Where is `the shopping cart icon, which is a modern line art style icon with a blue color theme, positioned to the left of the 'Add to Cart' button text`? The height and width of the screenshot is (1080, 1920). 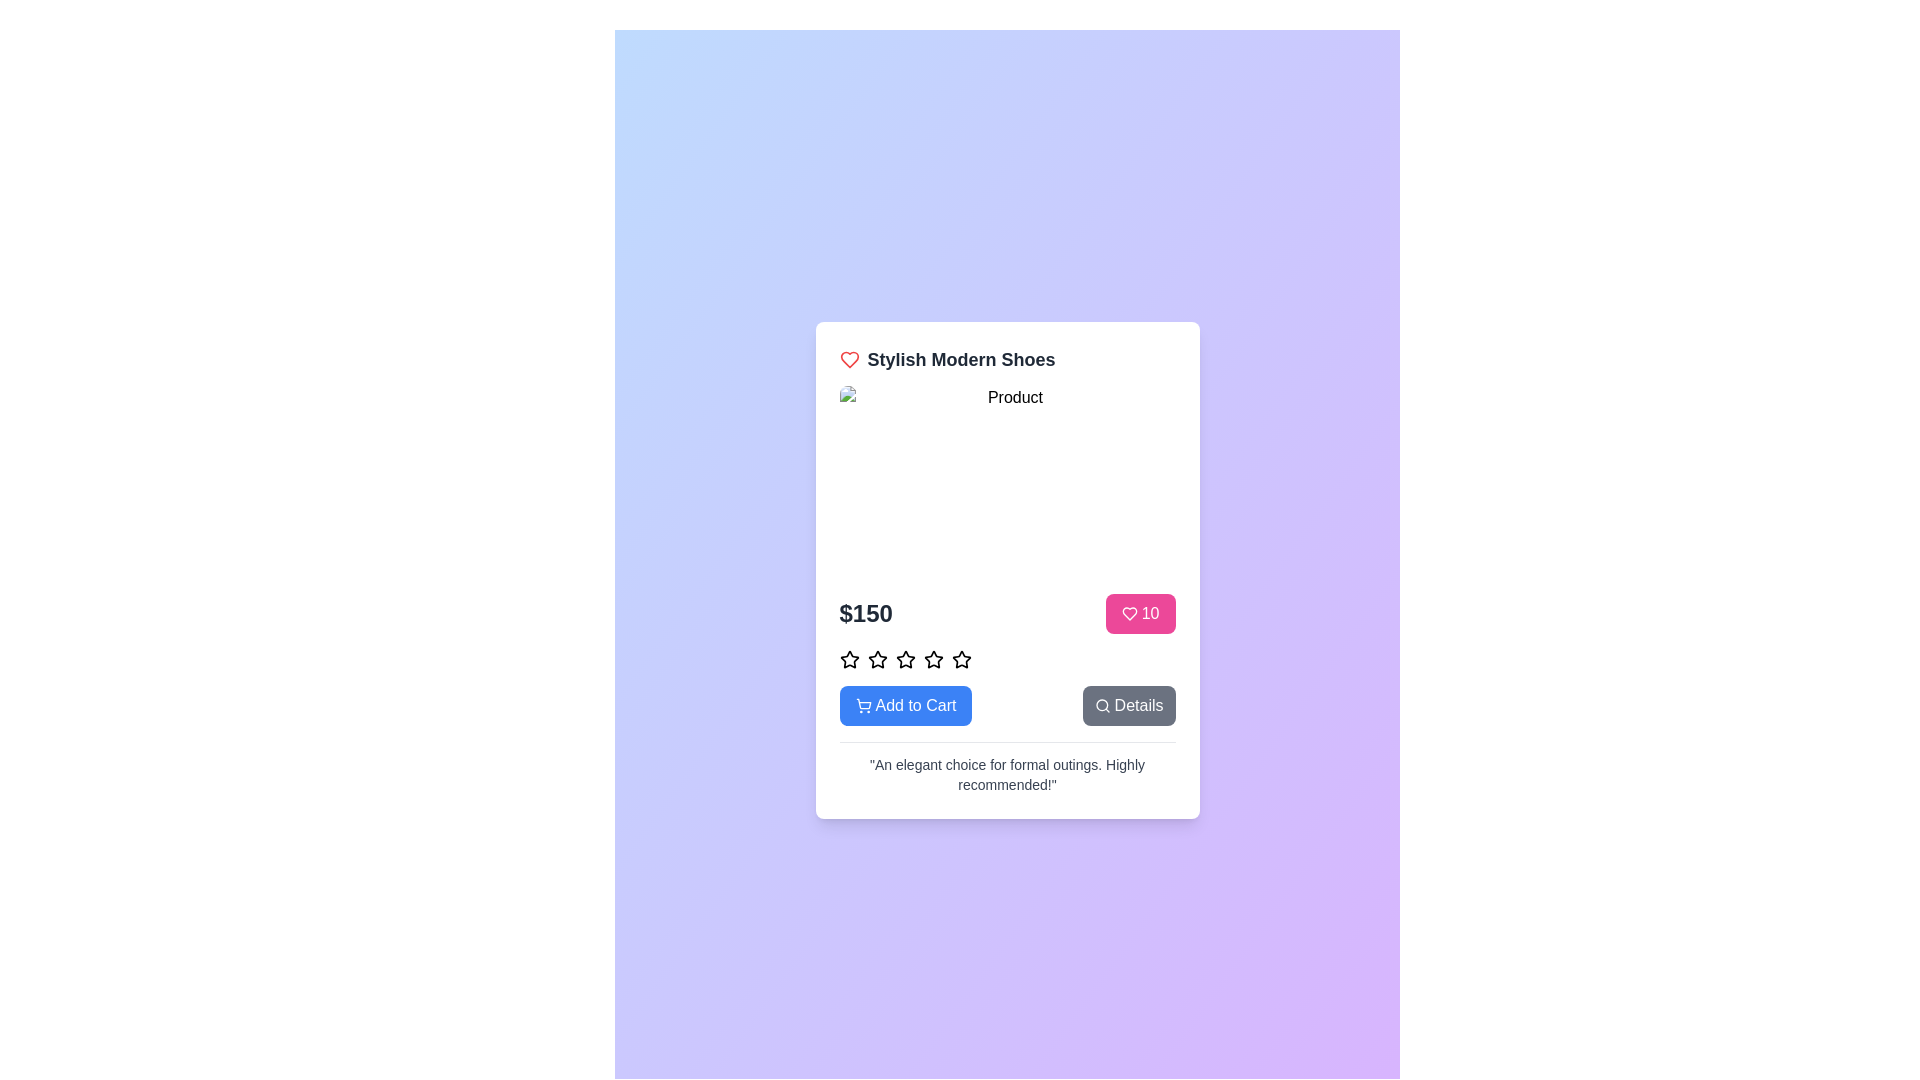
the shopping cart icon, which is a modern line art style icon with a blue color theme, positioned to the left of the 'Add to Cart' button text is located at coordinates (863, 704).